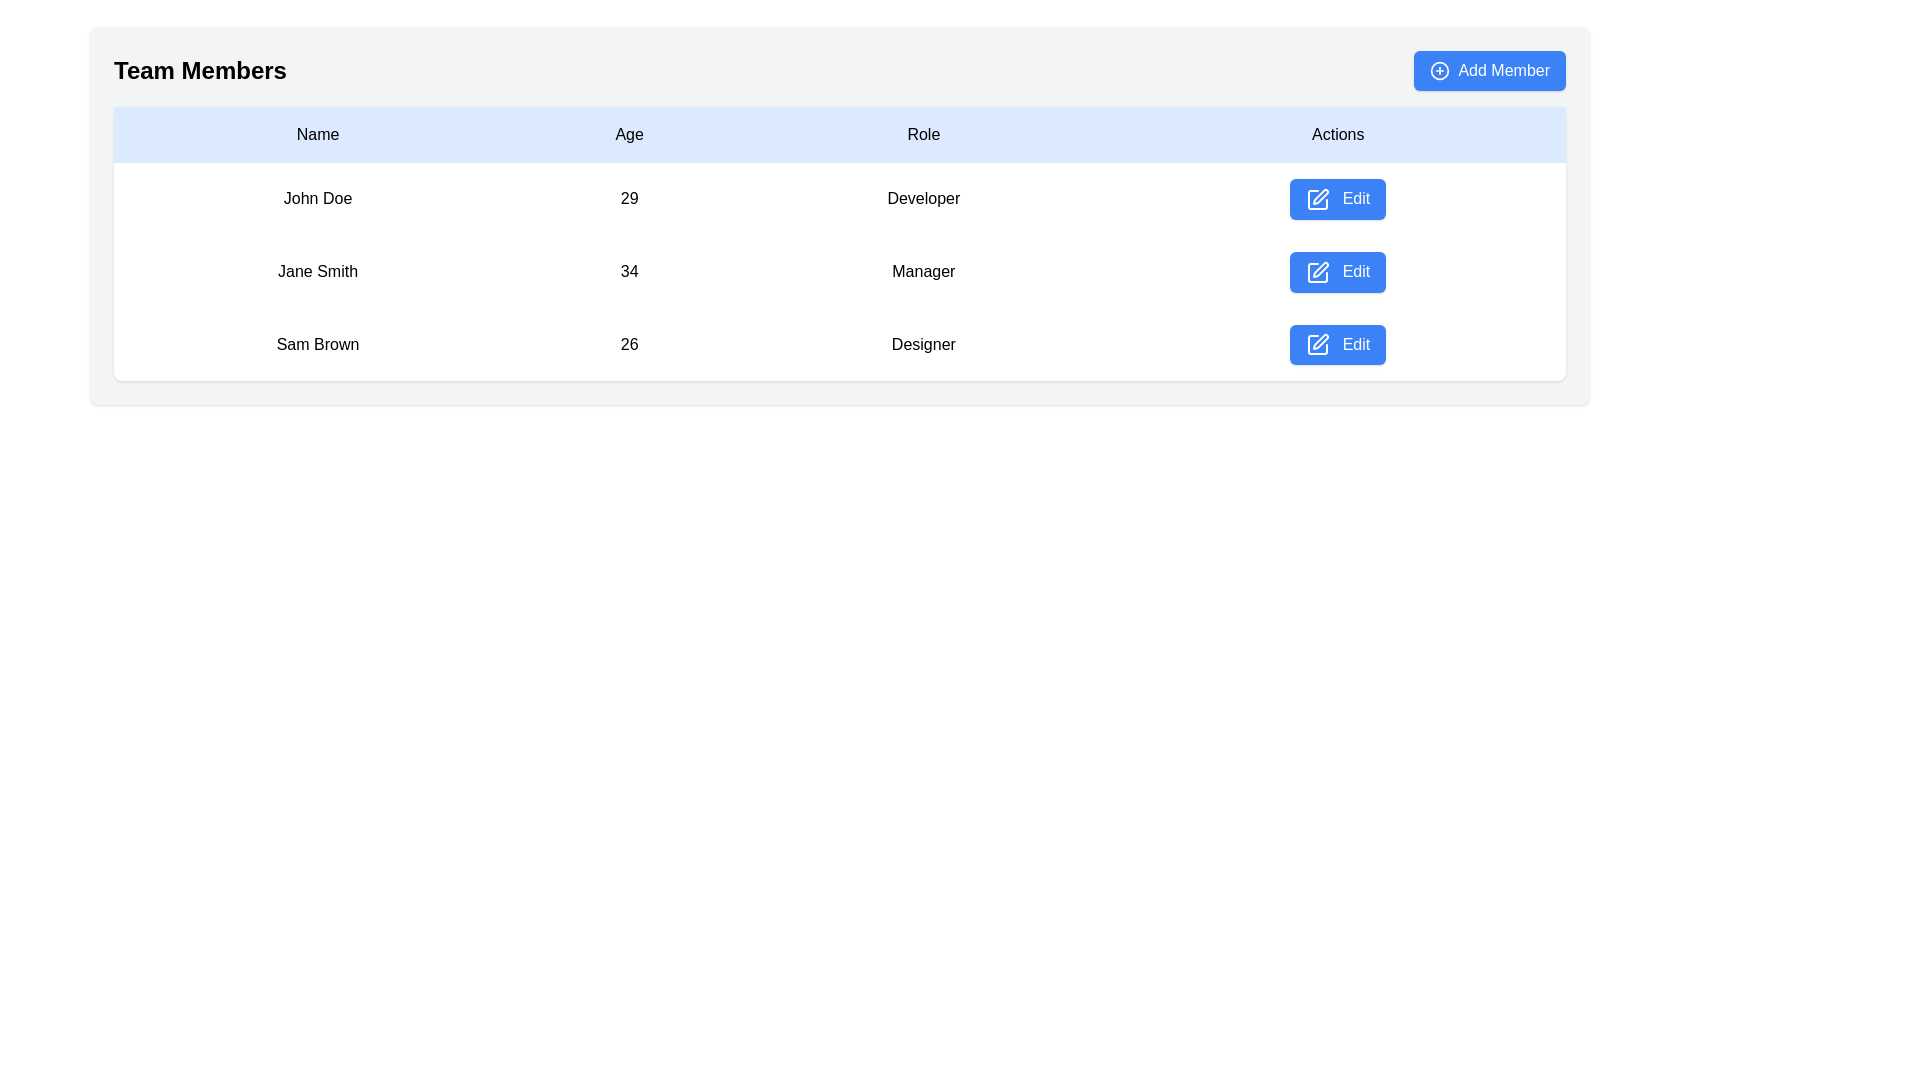  I want to click on the Label displaying the name of an individual in the first row of the 'Name' column in the table, so click(316, 199).